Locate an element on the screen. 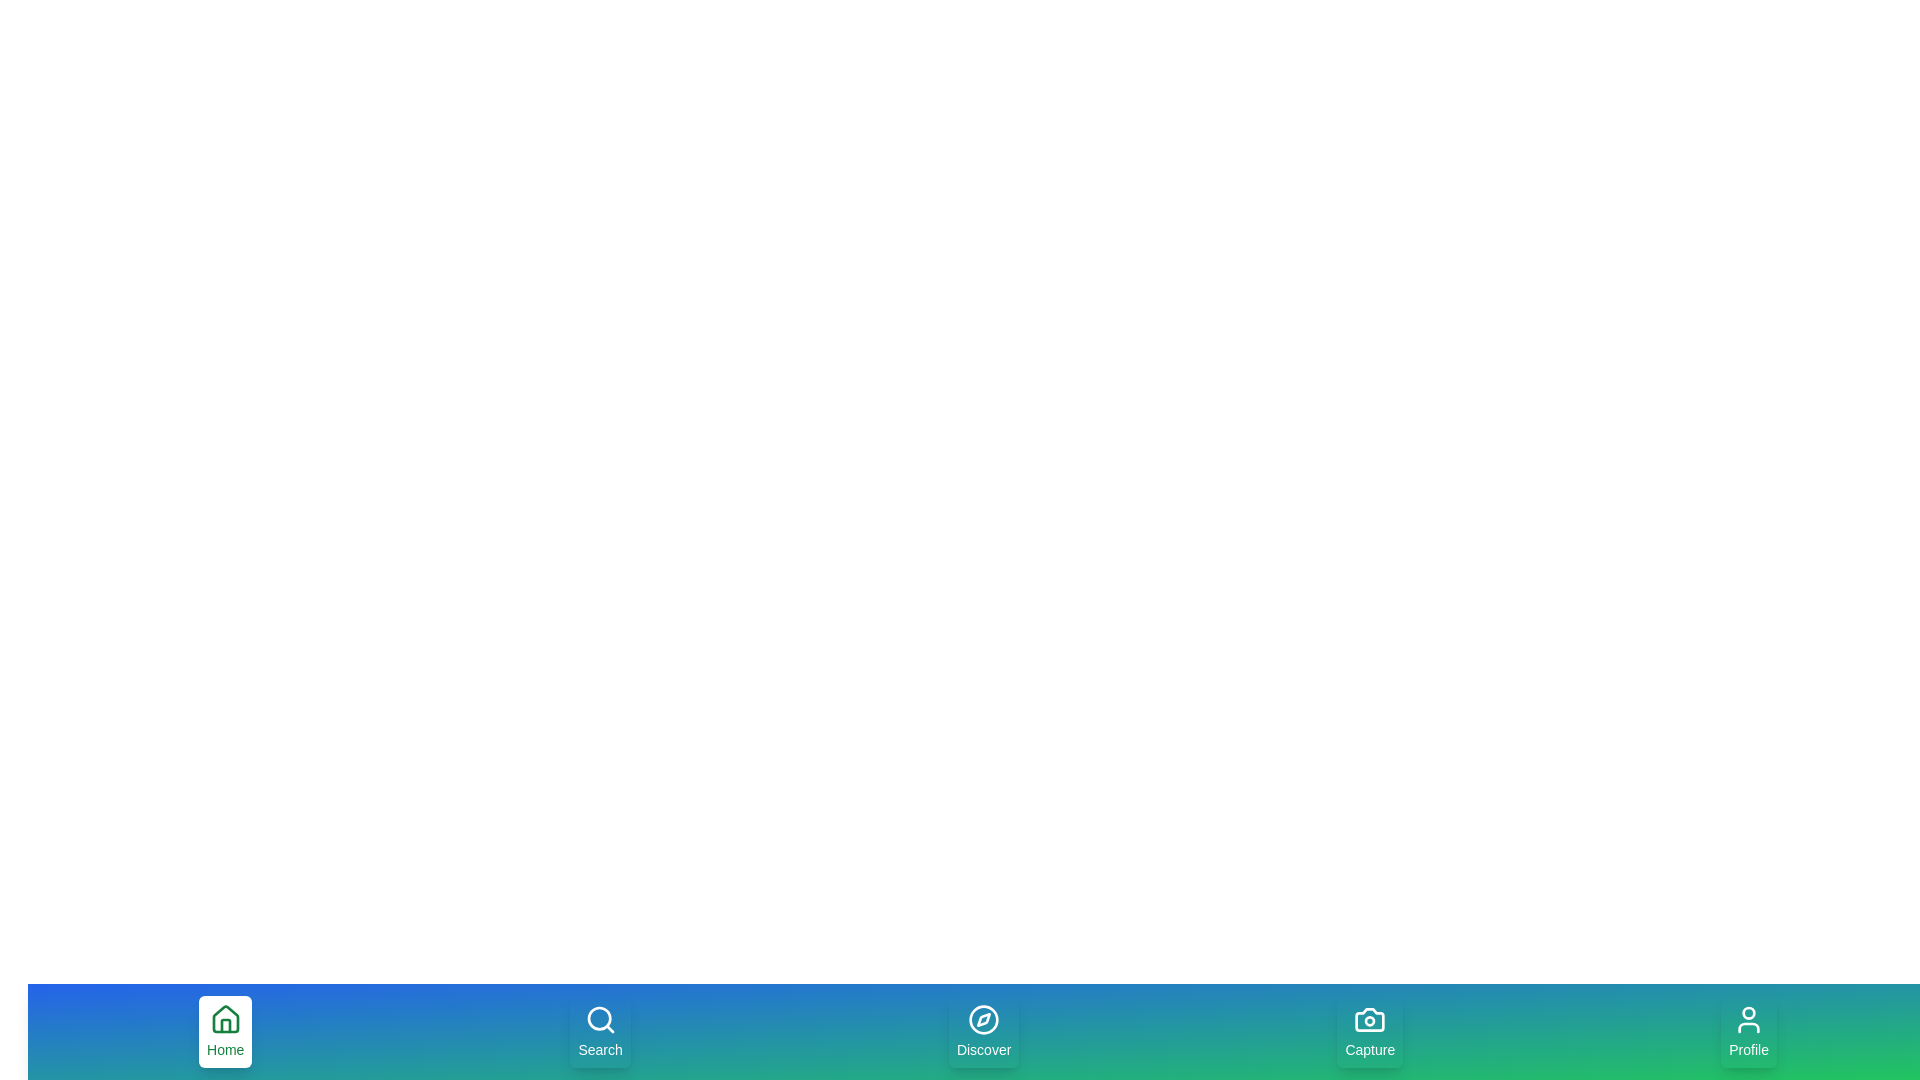 This screenshot has height=1080, width=1920. the Search tab to navigate to its section is located at coordinates (599, 1032).